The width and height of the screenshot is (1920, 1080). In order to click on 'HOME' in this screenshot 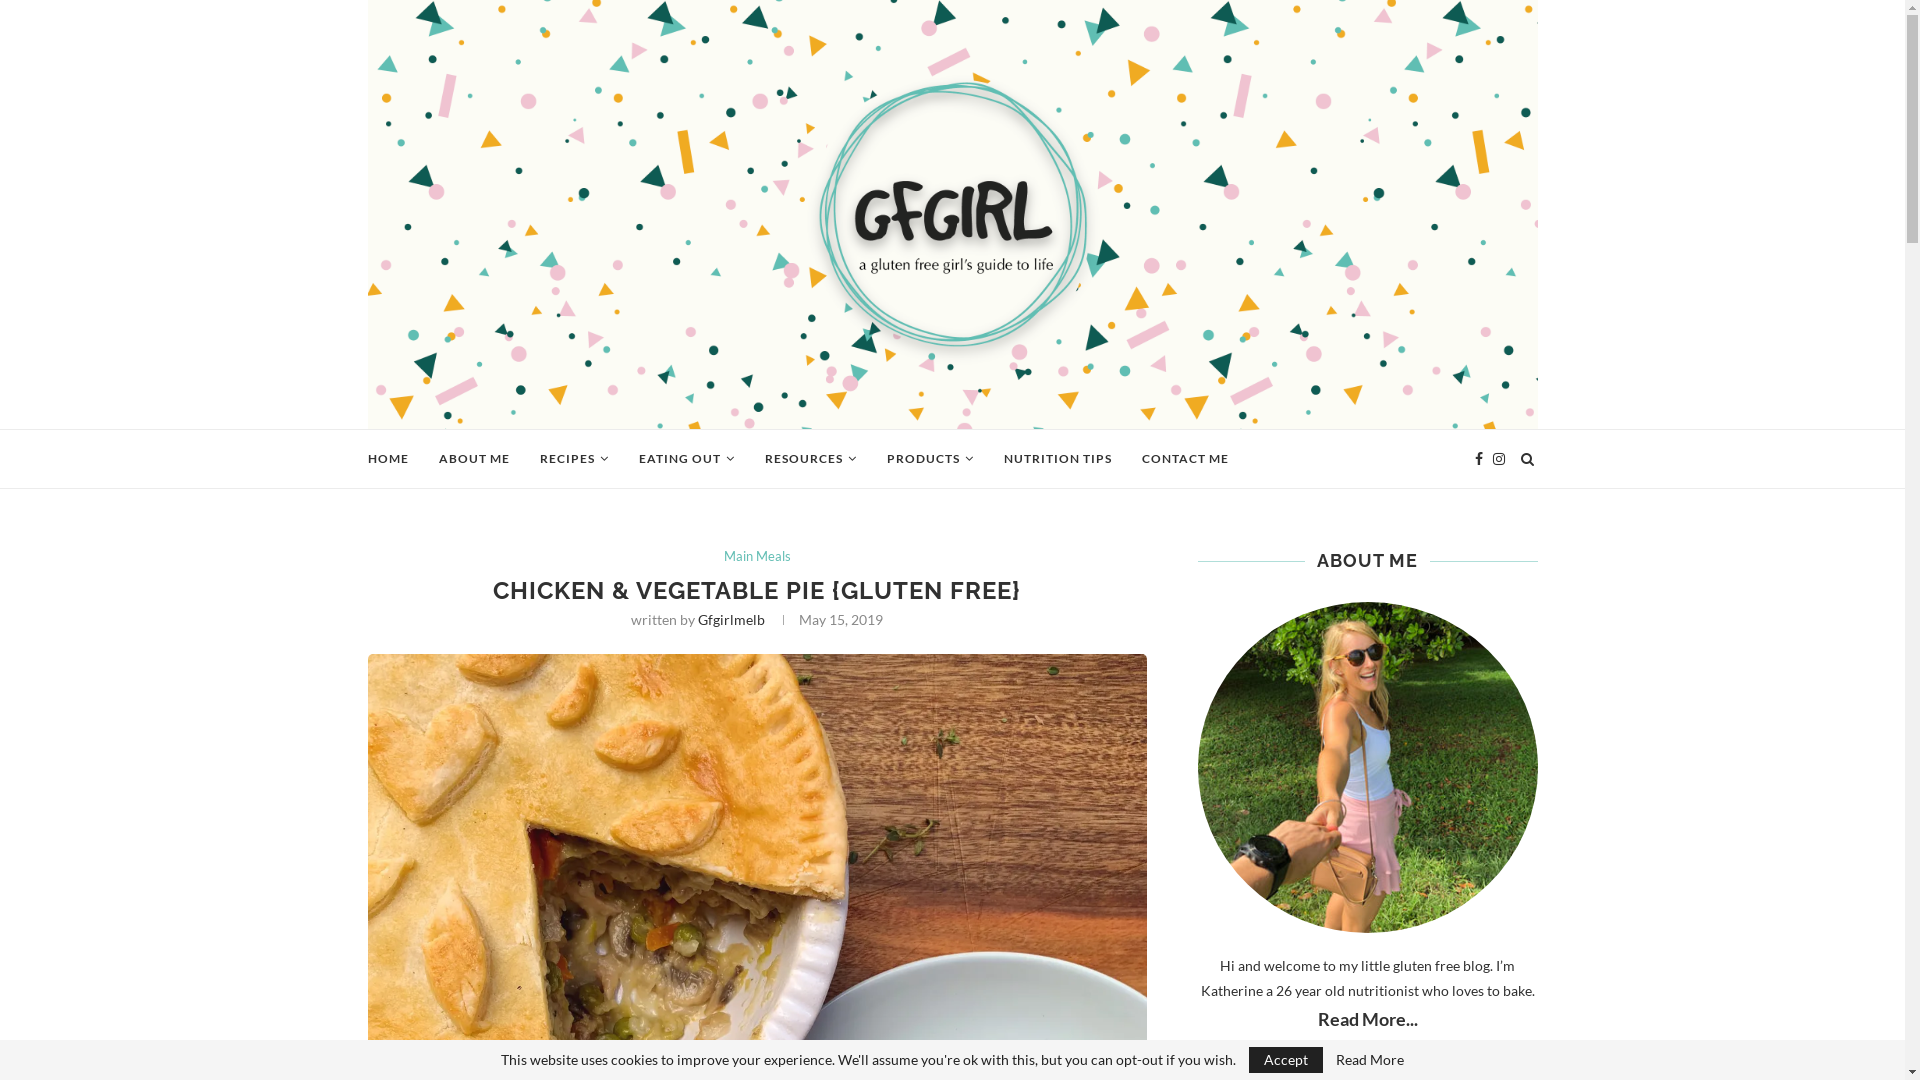, I will do `click(388, 459)`.